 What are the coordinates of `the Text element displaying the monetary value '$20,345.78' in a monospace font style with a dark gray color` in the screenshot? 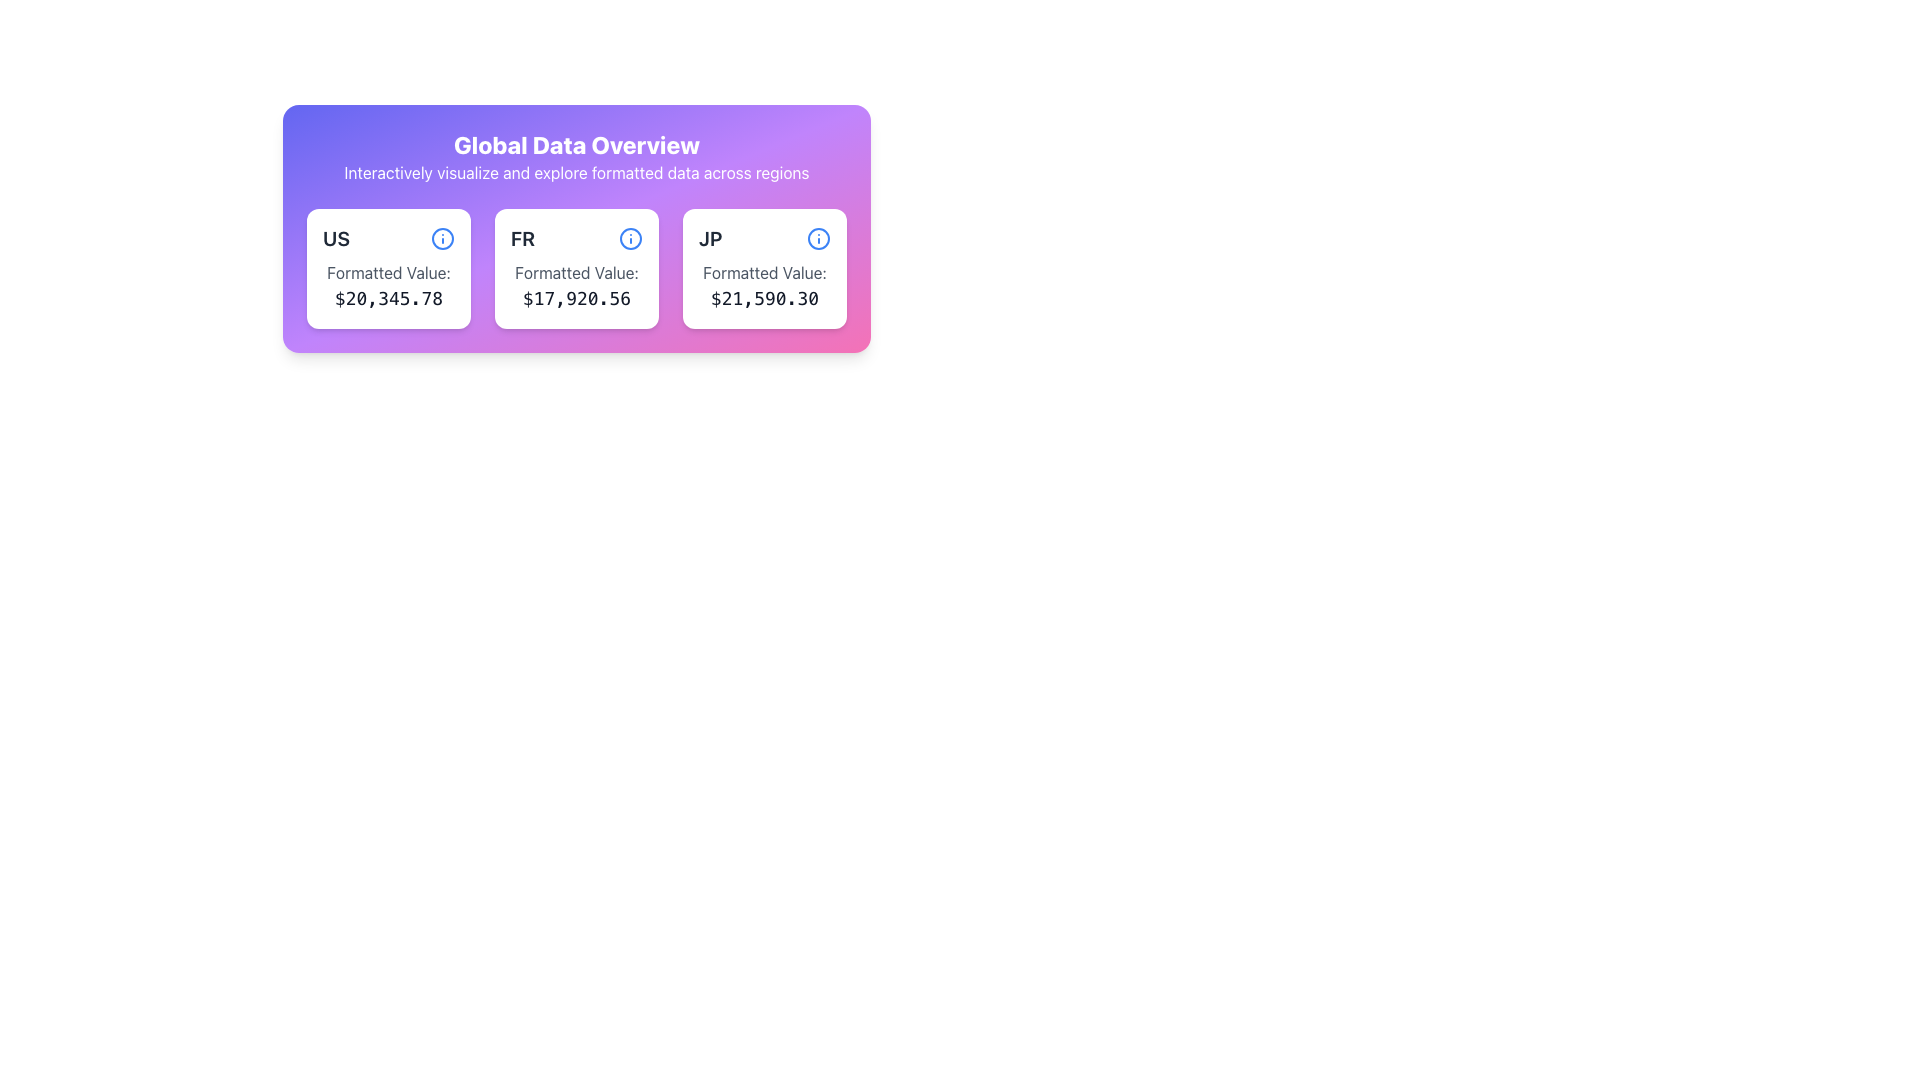 It's located at (388, 299).